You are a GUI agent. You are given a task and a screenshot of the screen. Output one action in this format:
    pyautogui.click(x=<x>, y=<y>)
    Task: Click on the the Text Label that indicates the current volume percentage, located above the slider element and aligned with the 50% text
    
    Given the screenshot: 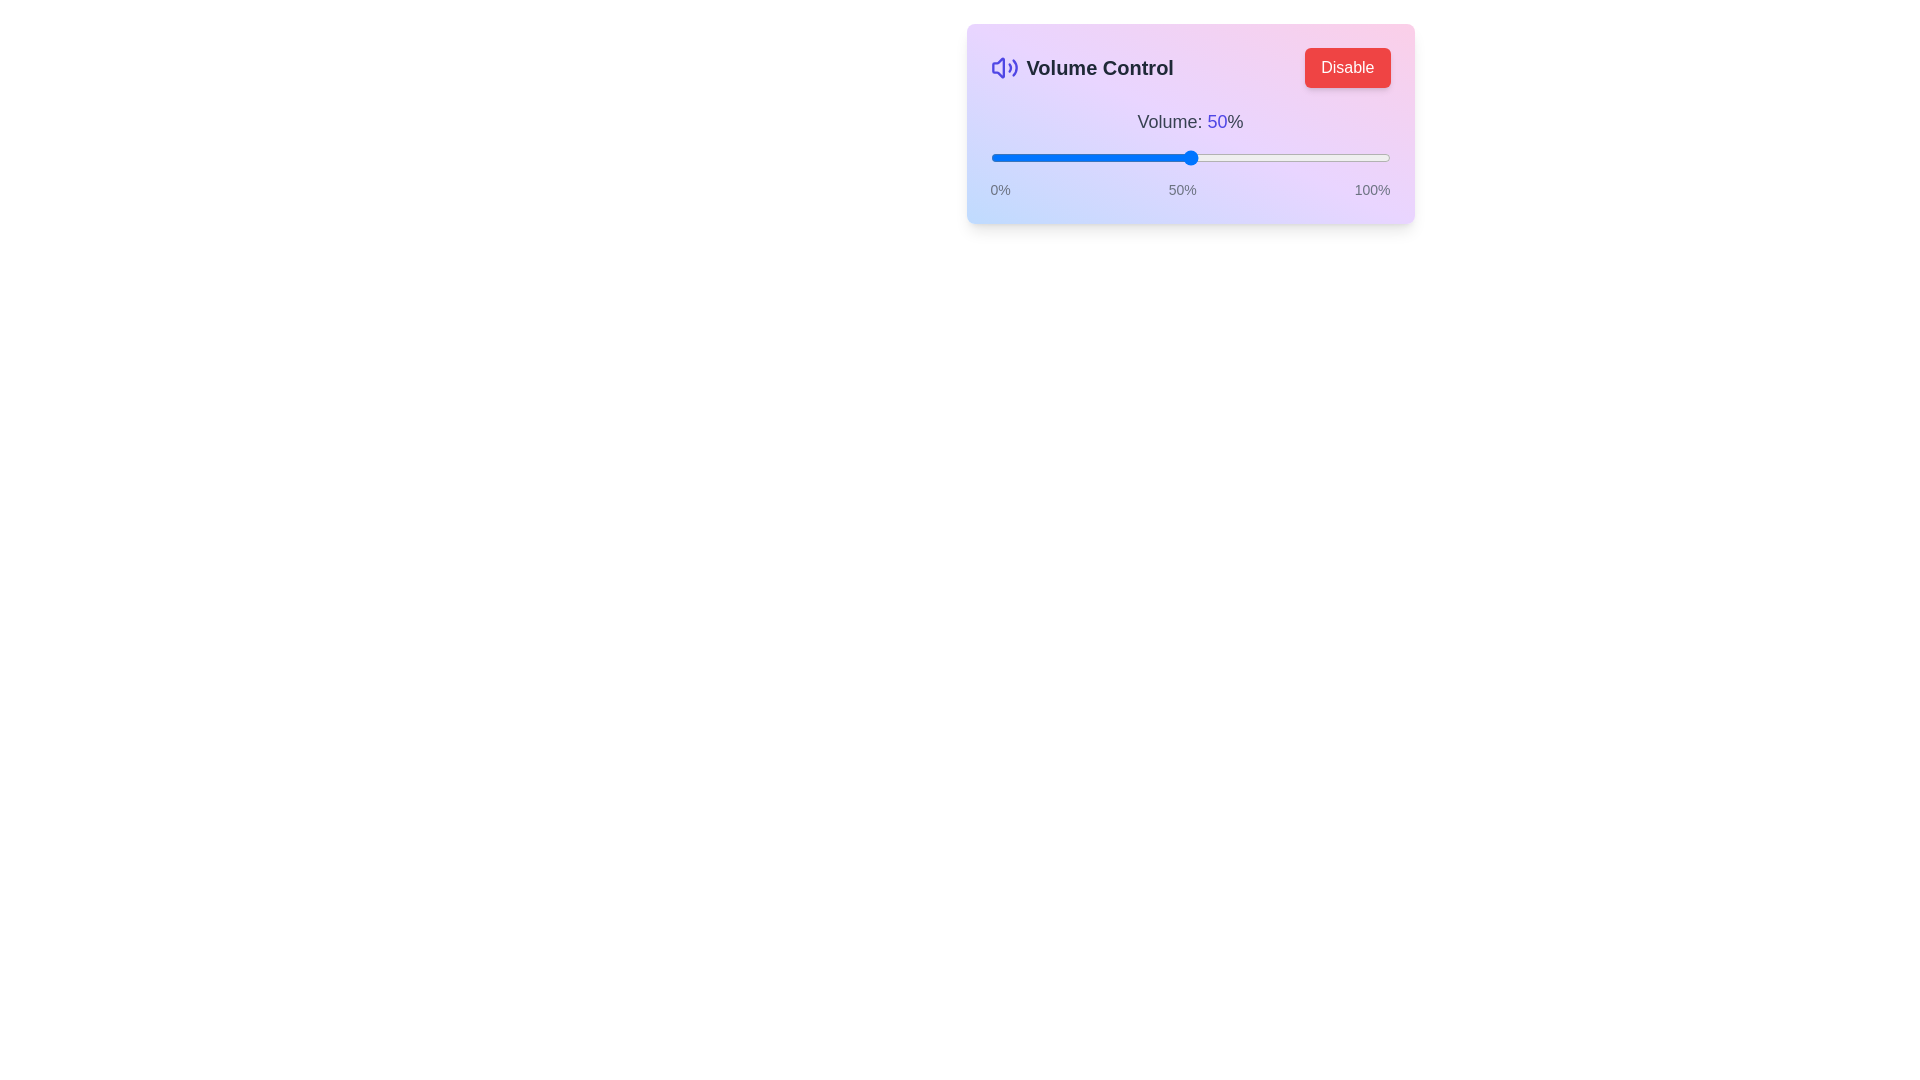 What is the action you would take?
    pyautogui.click(x=1190, y=122)
    